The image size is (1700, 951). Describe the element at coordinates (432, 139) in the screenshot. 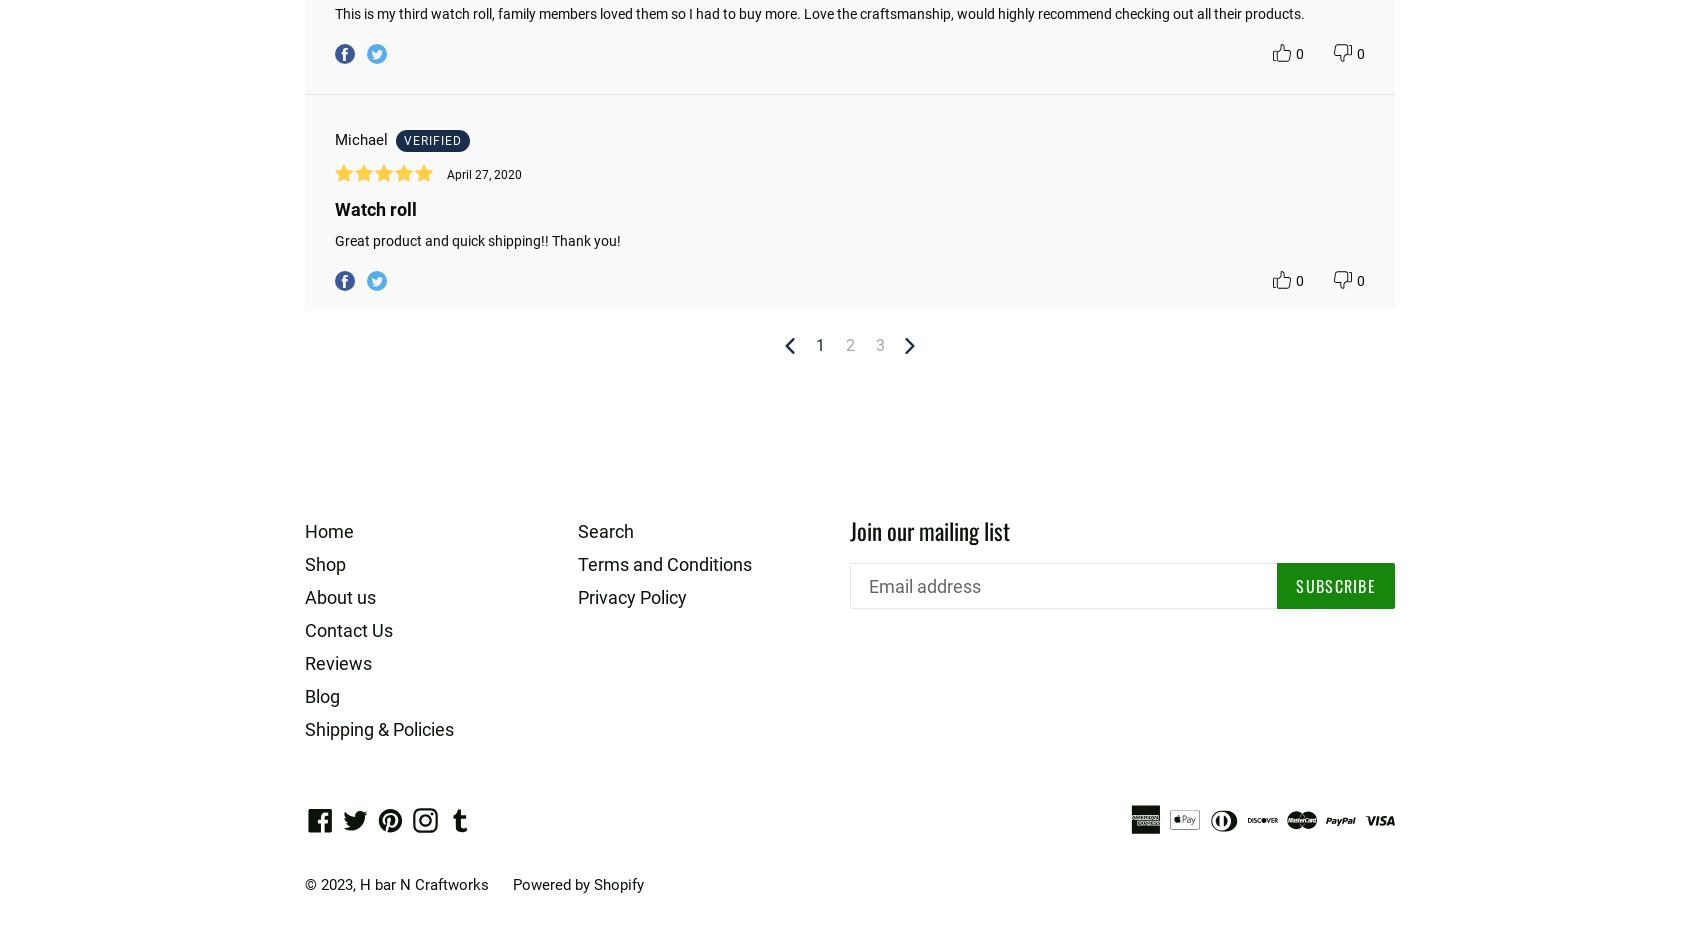

I see `'Verified'` at that location.